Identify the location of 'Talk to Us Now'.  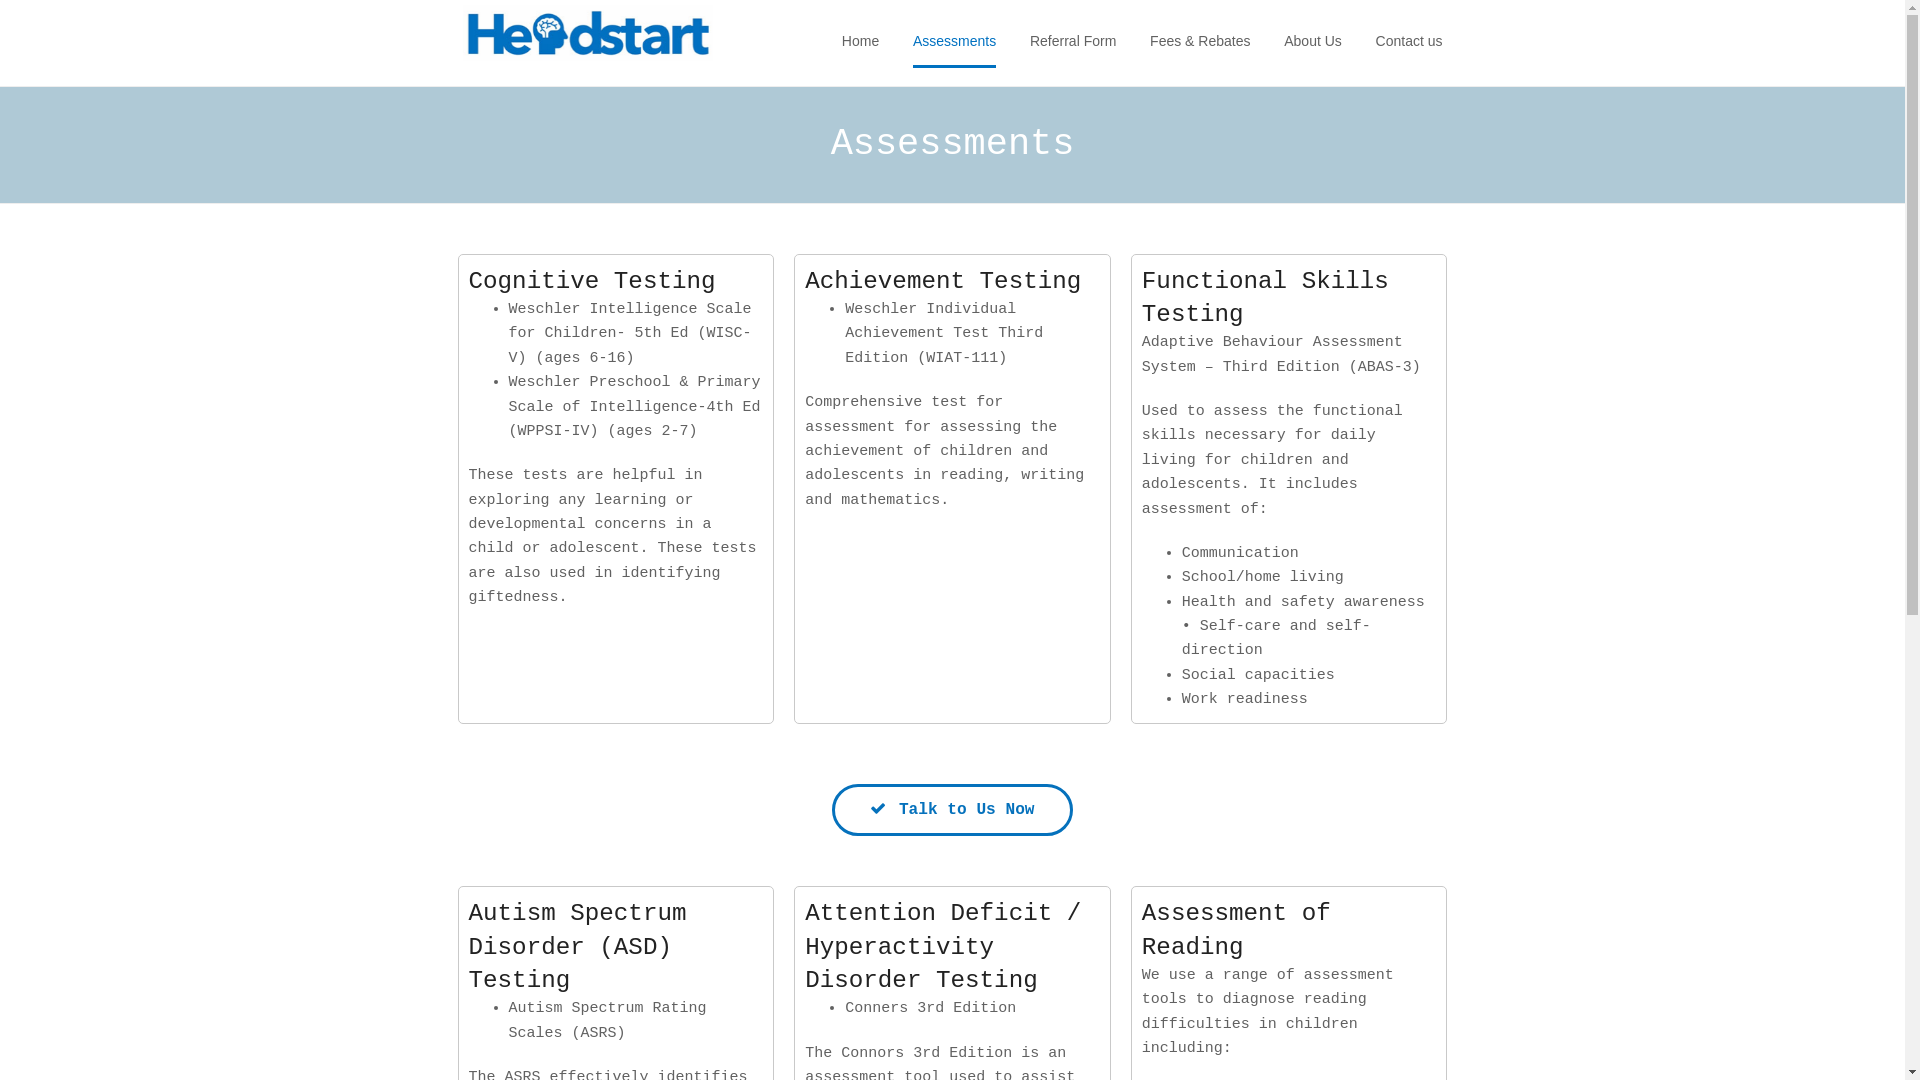
(950, 810).